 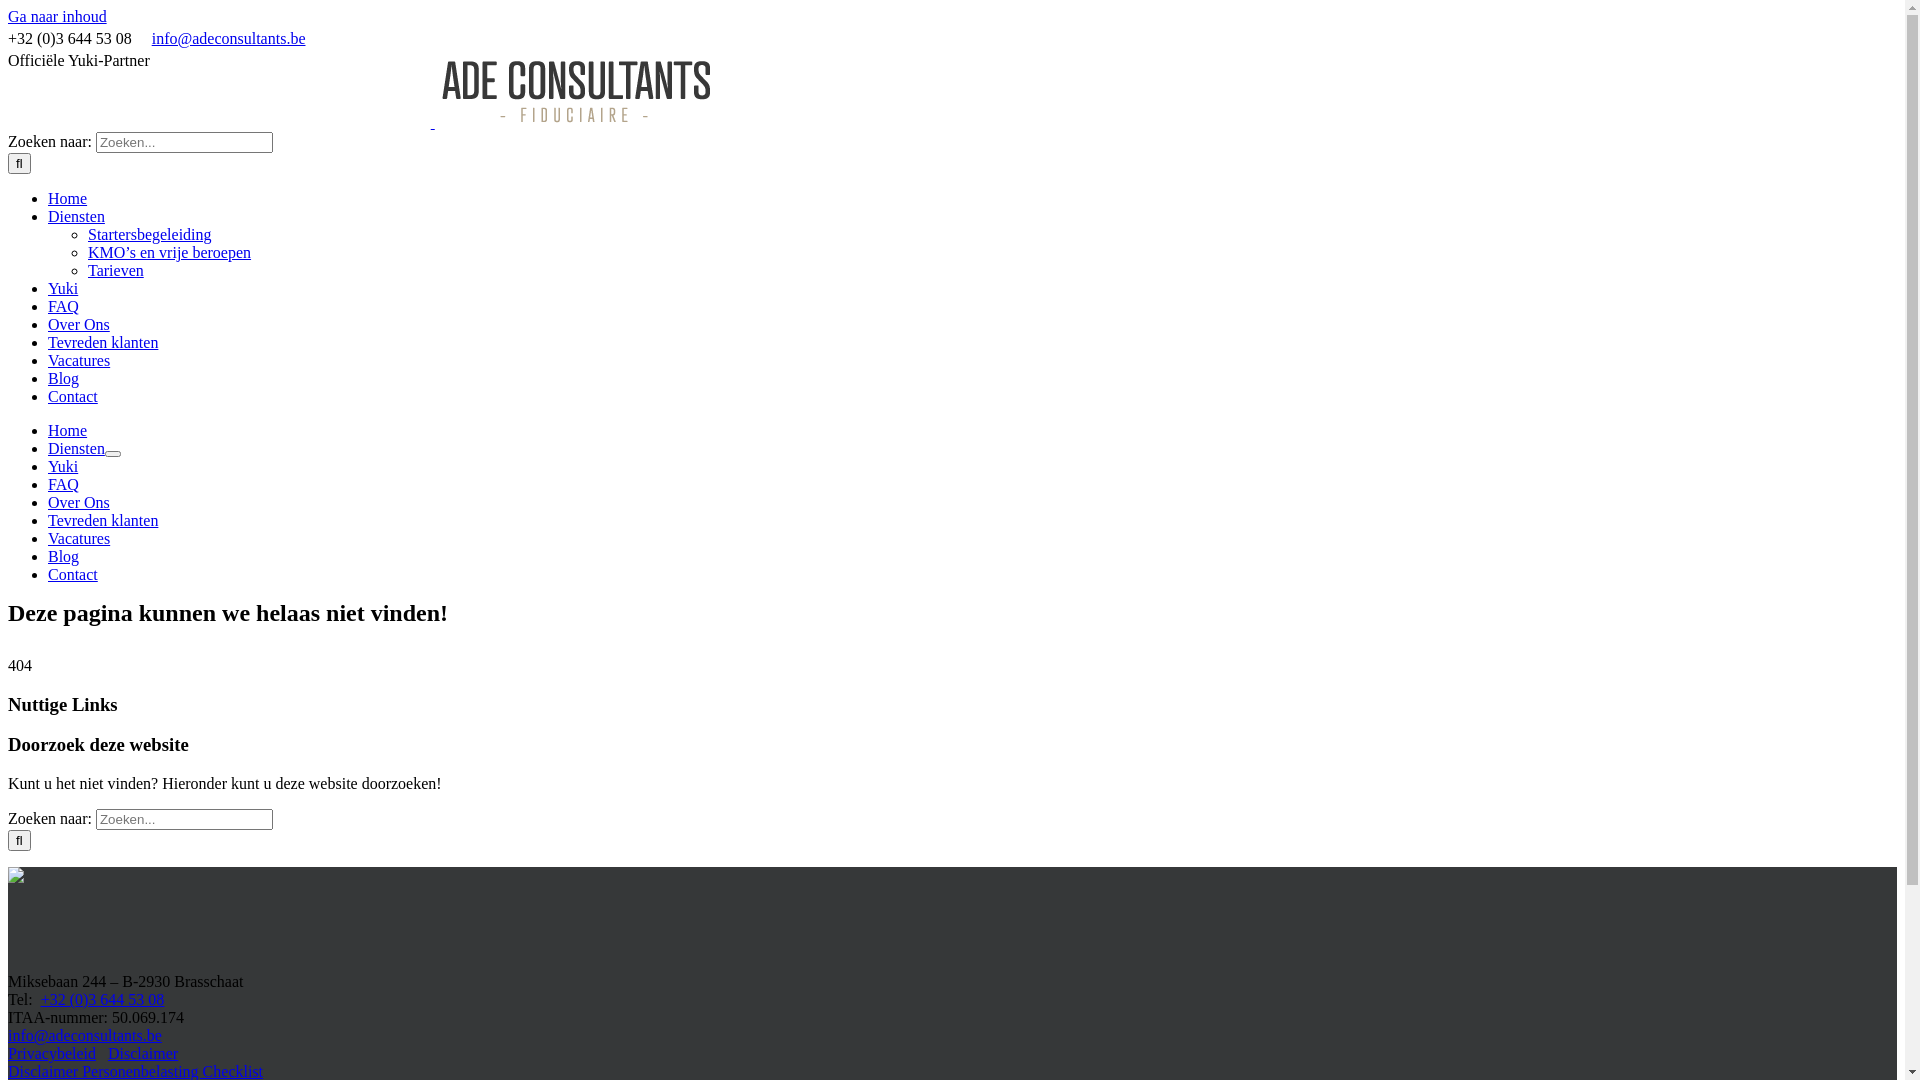 I want to click on 'Tarieven', so click(x=86, y=270).